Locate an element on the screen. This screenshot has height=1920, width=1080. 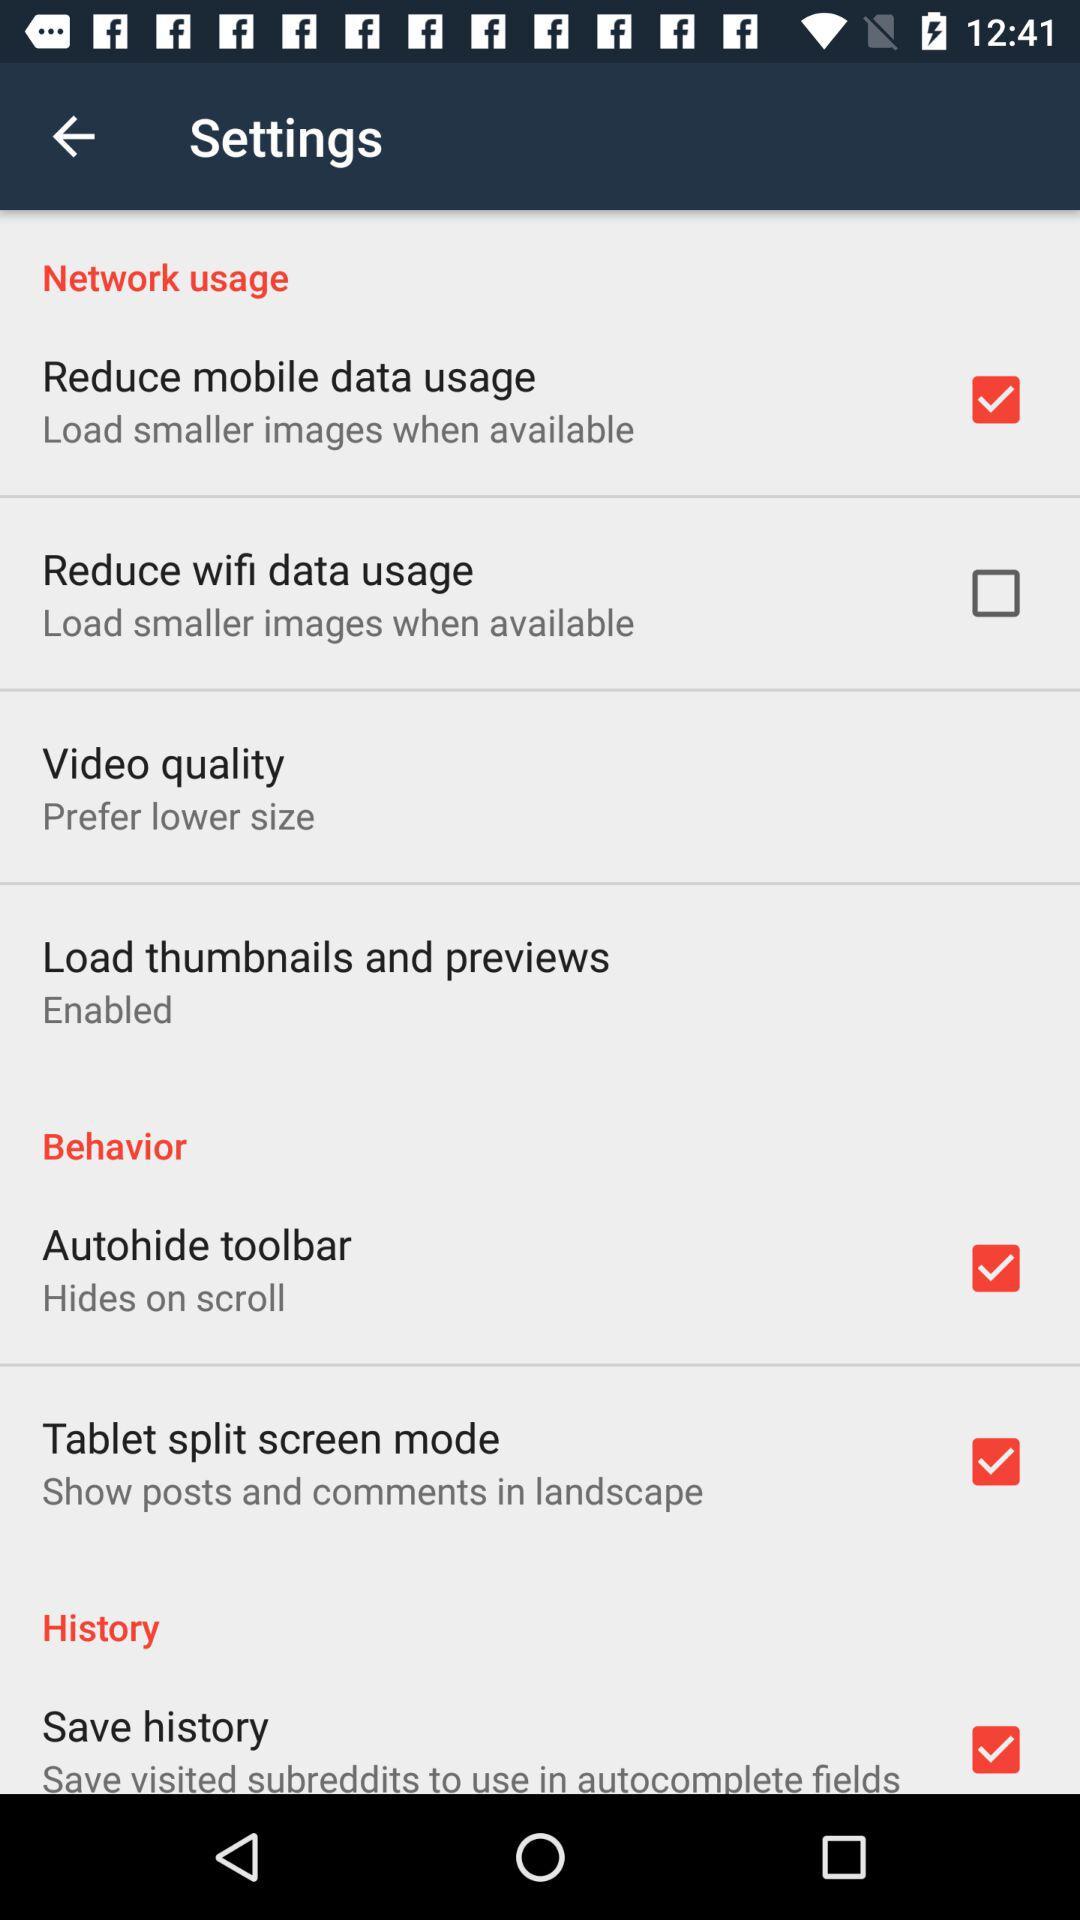
the video quality is located at coordinates (162, 761).